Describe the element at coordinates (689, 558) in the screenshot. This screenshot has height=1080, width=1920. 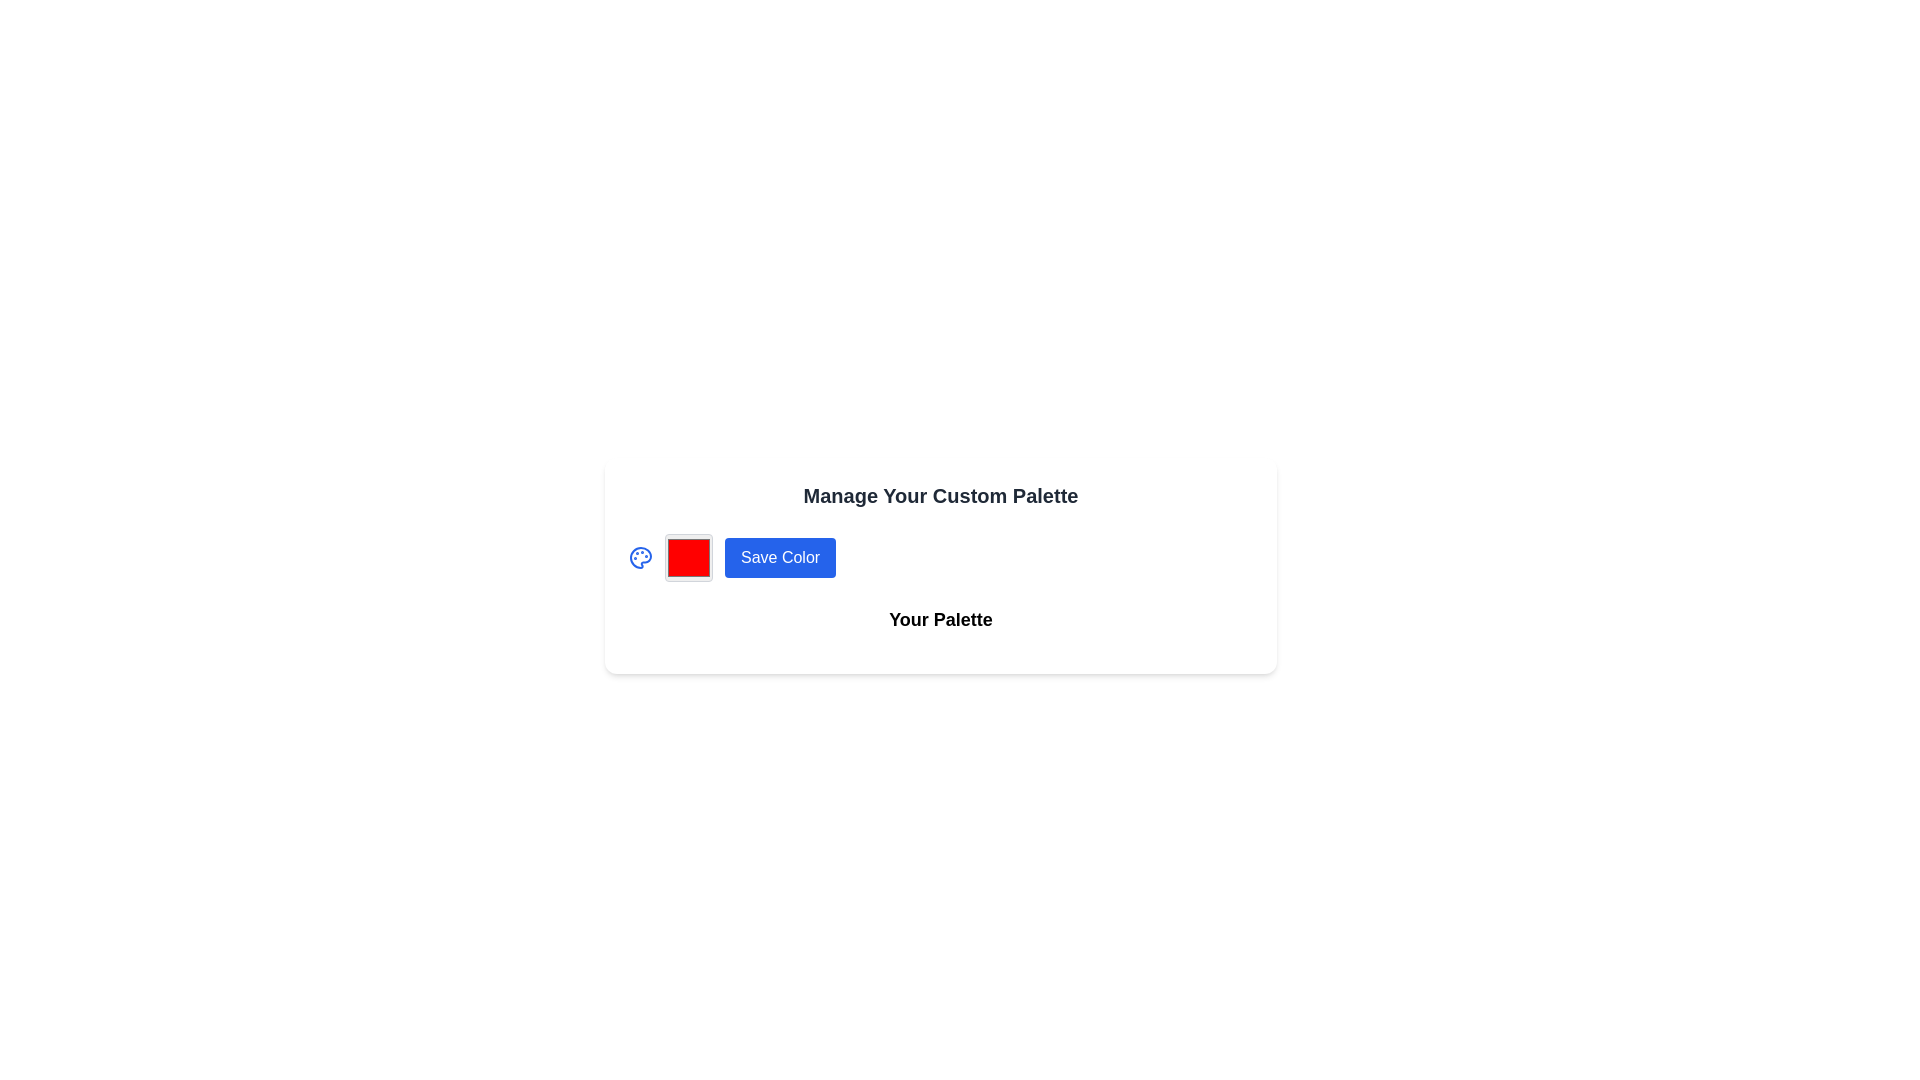
I see `and drop the Color Picker, which is a square-shaped color selector with a red fill and gray border` at that location.